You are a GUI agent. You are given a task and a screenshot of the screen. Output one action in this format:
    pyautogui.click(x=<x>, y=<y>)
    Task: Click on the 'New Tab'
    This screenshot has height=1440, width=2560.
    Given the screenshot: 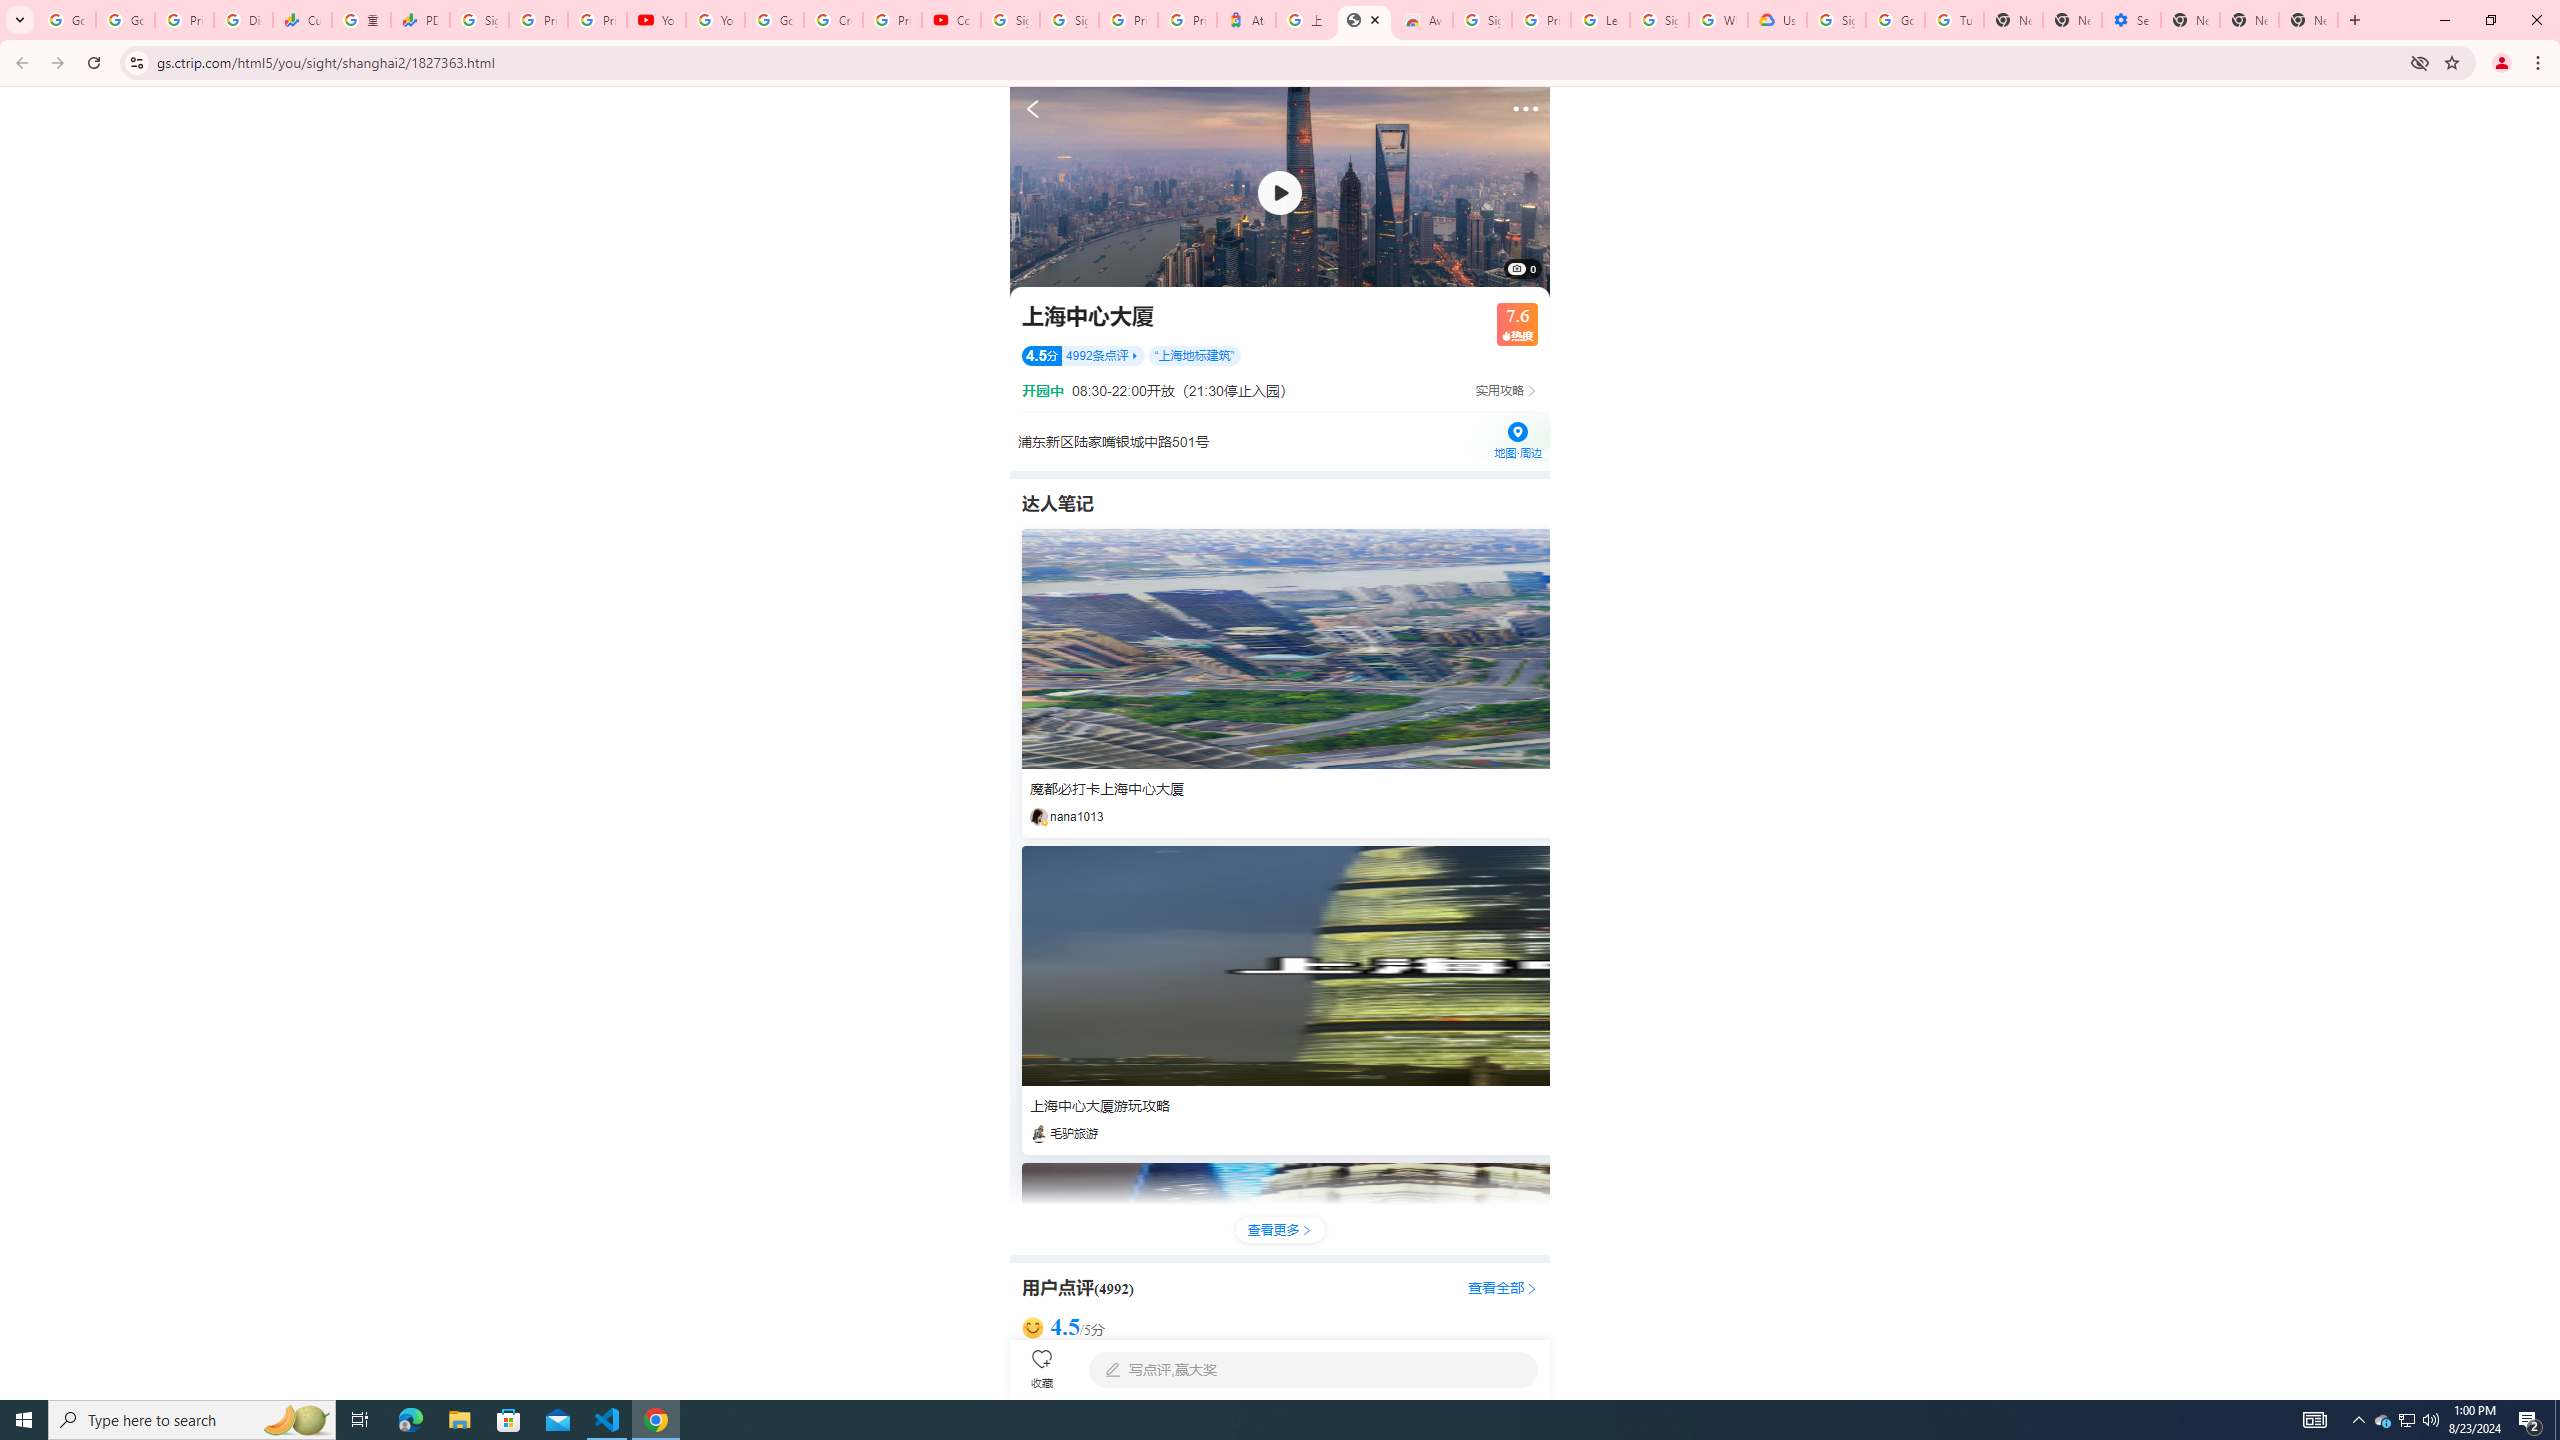 What is the action you would take?
    pyautogui.click(x=2190, y=19)
    